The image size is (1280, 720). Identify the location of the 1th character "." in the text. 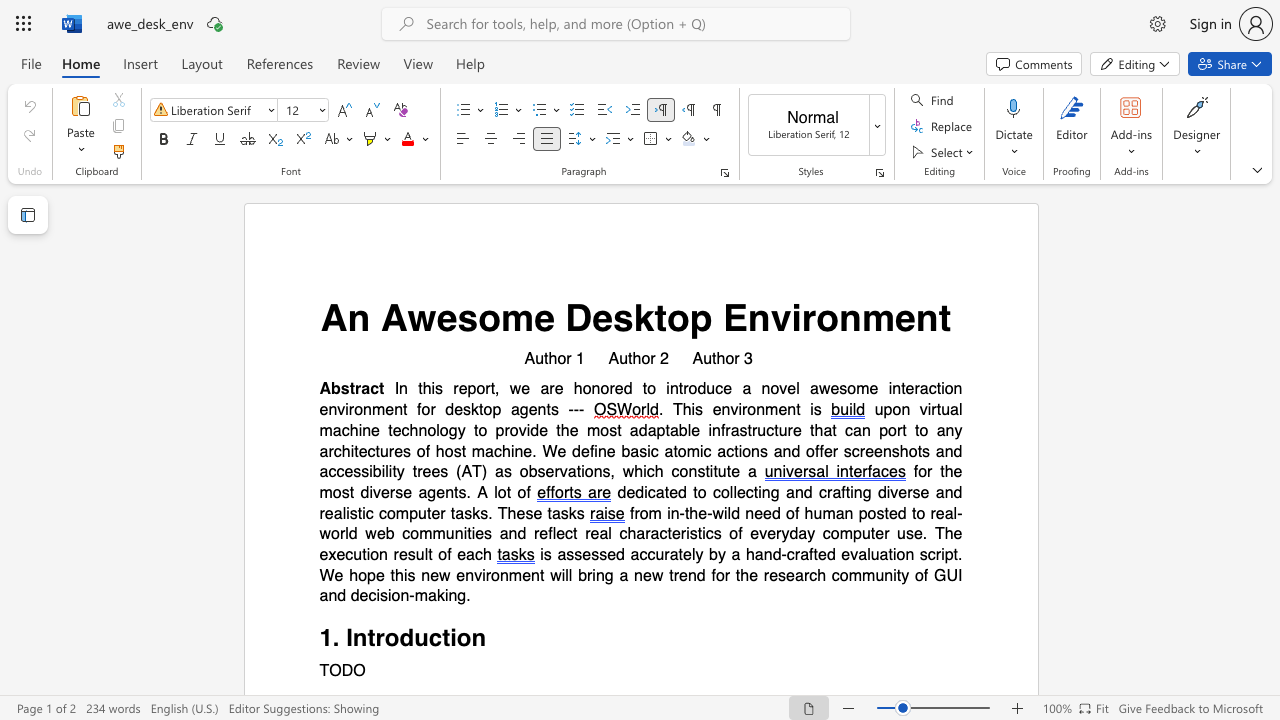
(336, 638).